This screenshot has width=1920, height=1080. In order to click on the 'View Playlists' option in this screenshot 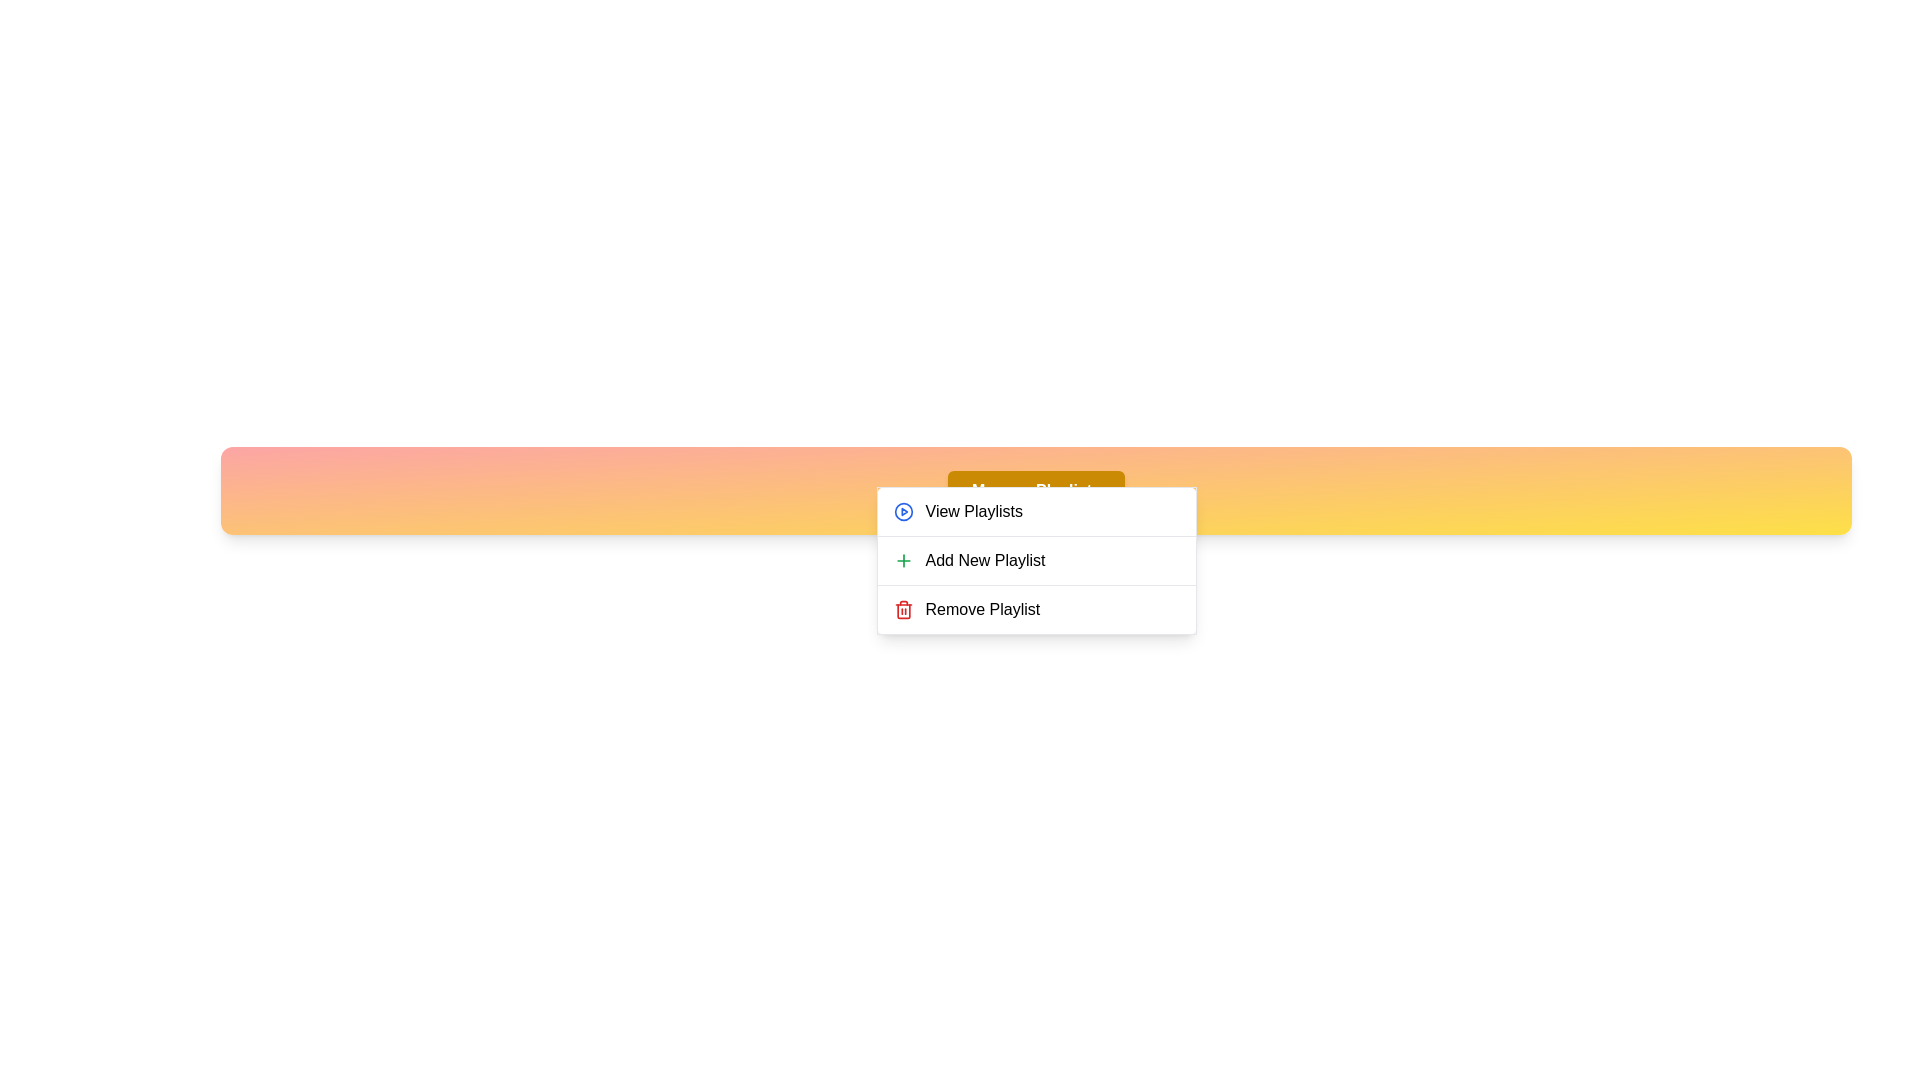, I will do `click(1036, 511)`.